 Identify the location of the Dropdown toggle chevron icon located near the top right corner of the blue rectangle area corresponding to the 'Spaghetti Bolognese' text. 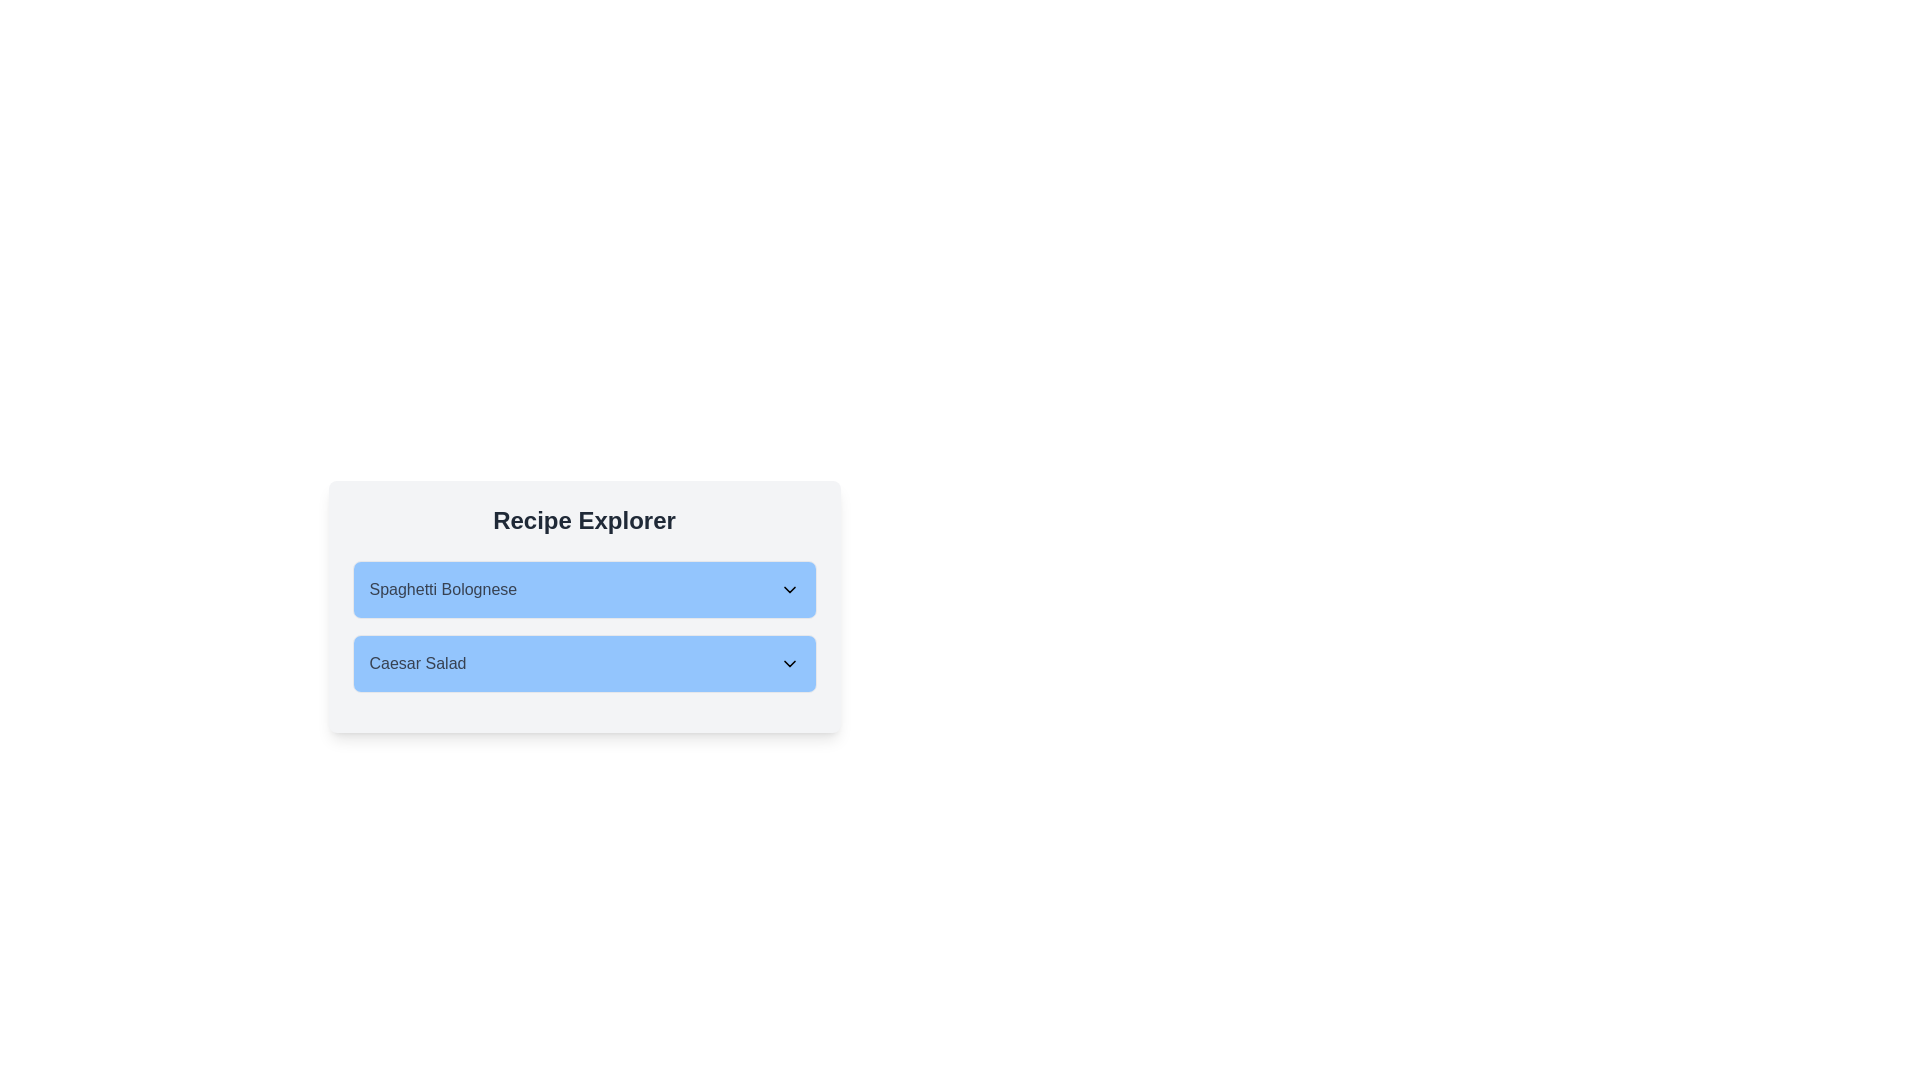
(788, 589).